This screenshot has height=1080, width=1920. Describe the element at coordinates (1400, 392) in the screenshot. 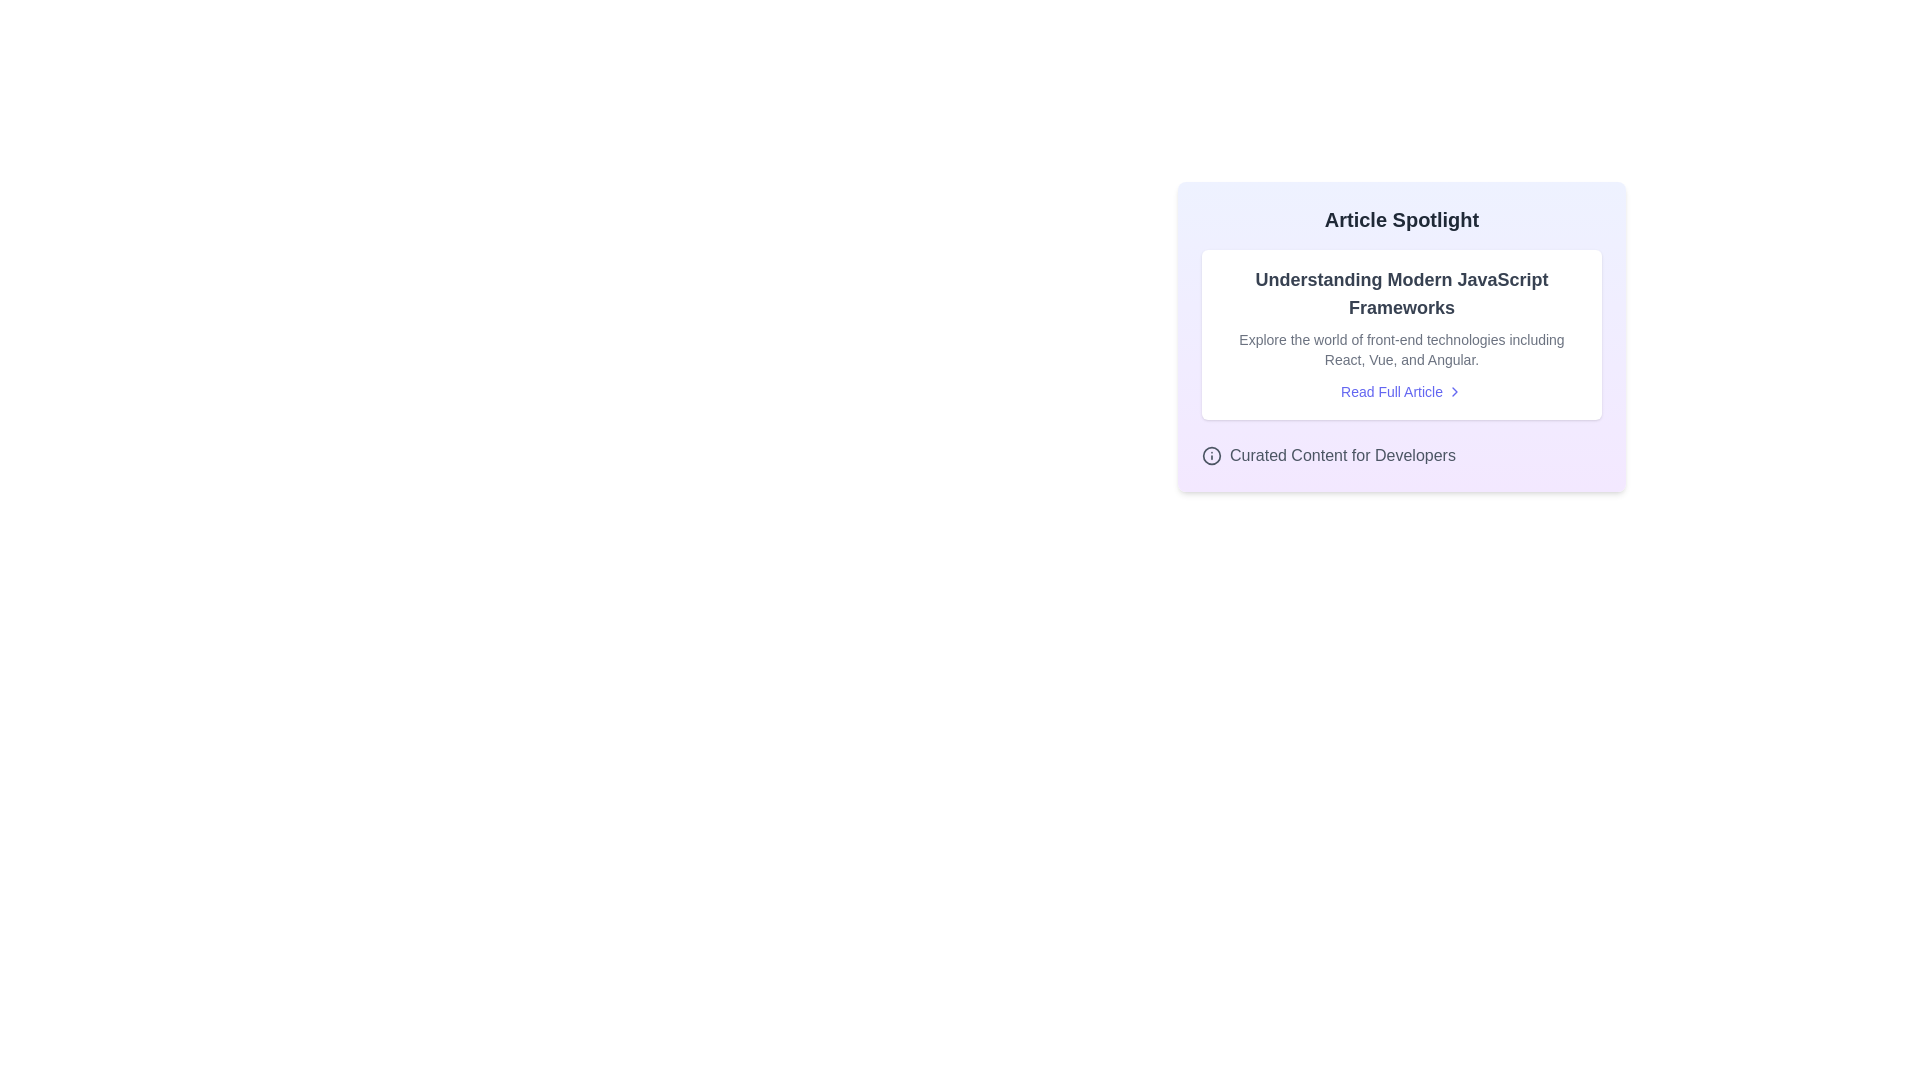

I see `the hyperlink with associated icon located in the center-right portion of the interface, below the text 'Explore the world of front-end technologies including React, Vue, and Angular.'` at that location.